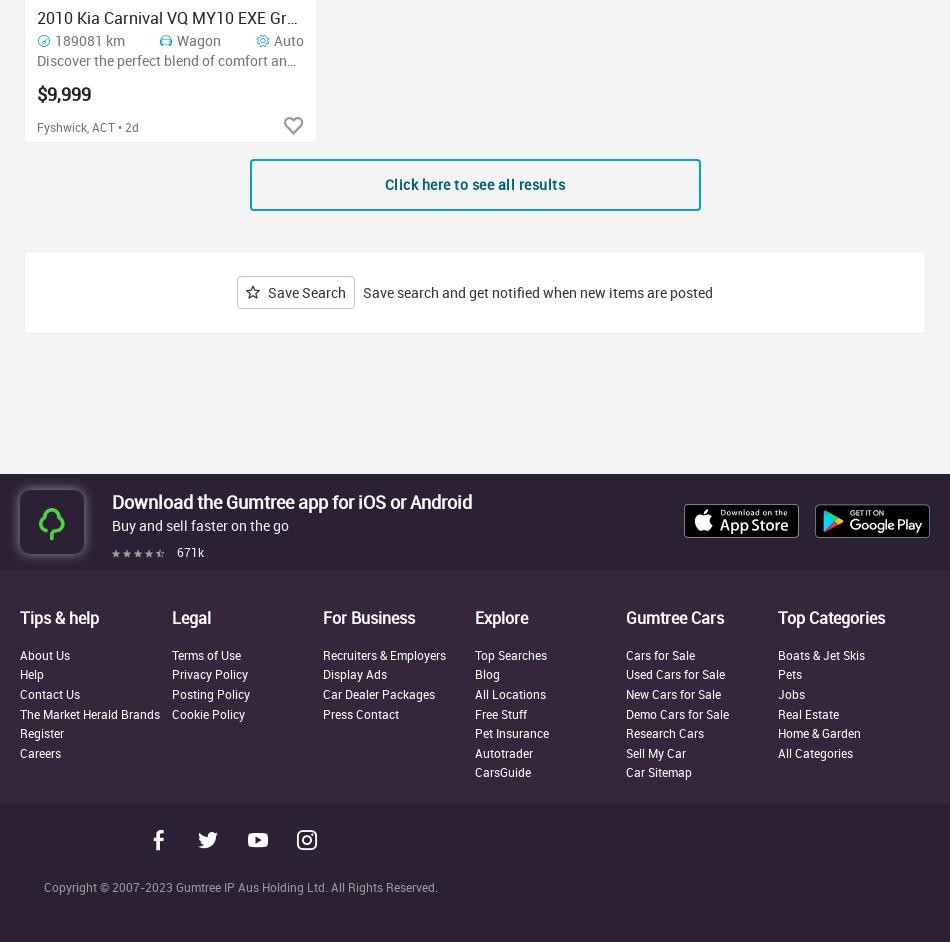 This screenshot has height=942, width=950. What do you see at coordinates (486, 674) in the screenshot?
I see `'Blog'` at bounding box center [486, 674].